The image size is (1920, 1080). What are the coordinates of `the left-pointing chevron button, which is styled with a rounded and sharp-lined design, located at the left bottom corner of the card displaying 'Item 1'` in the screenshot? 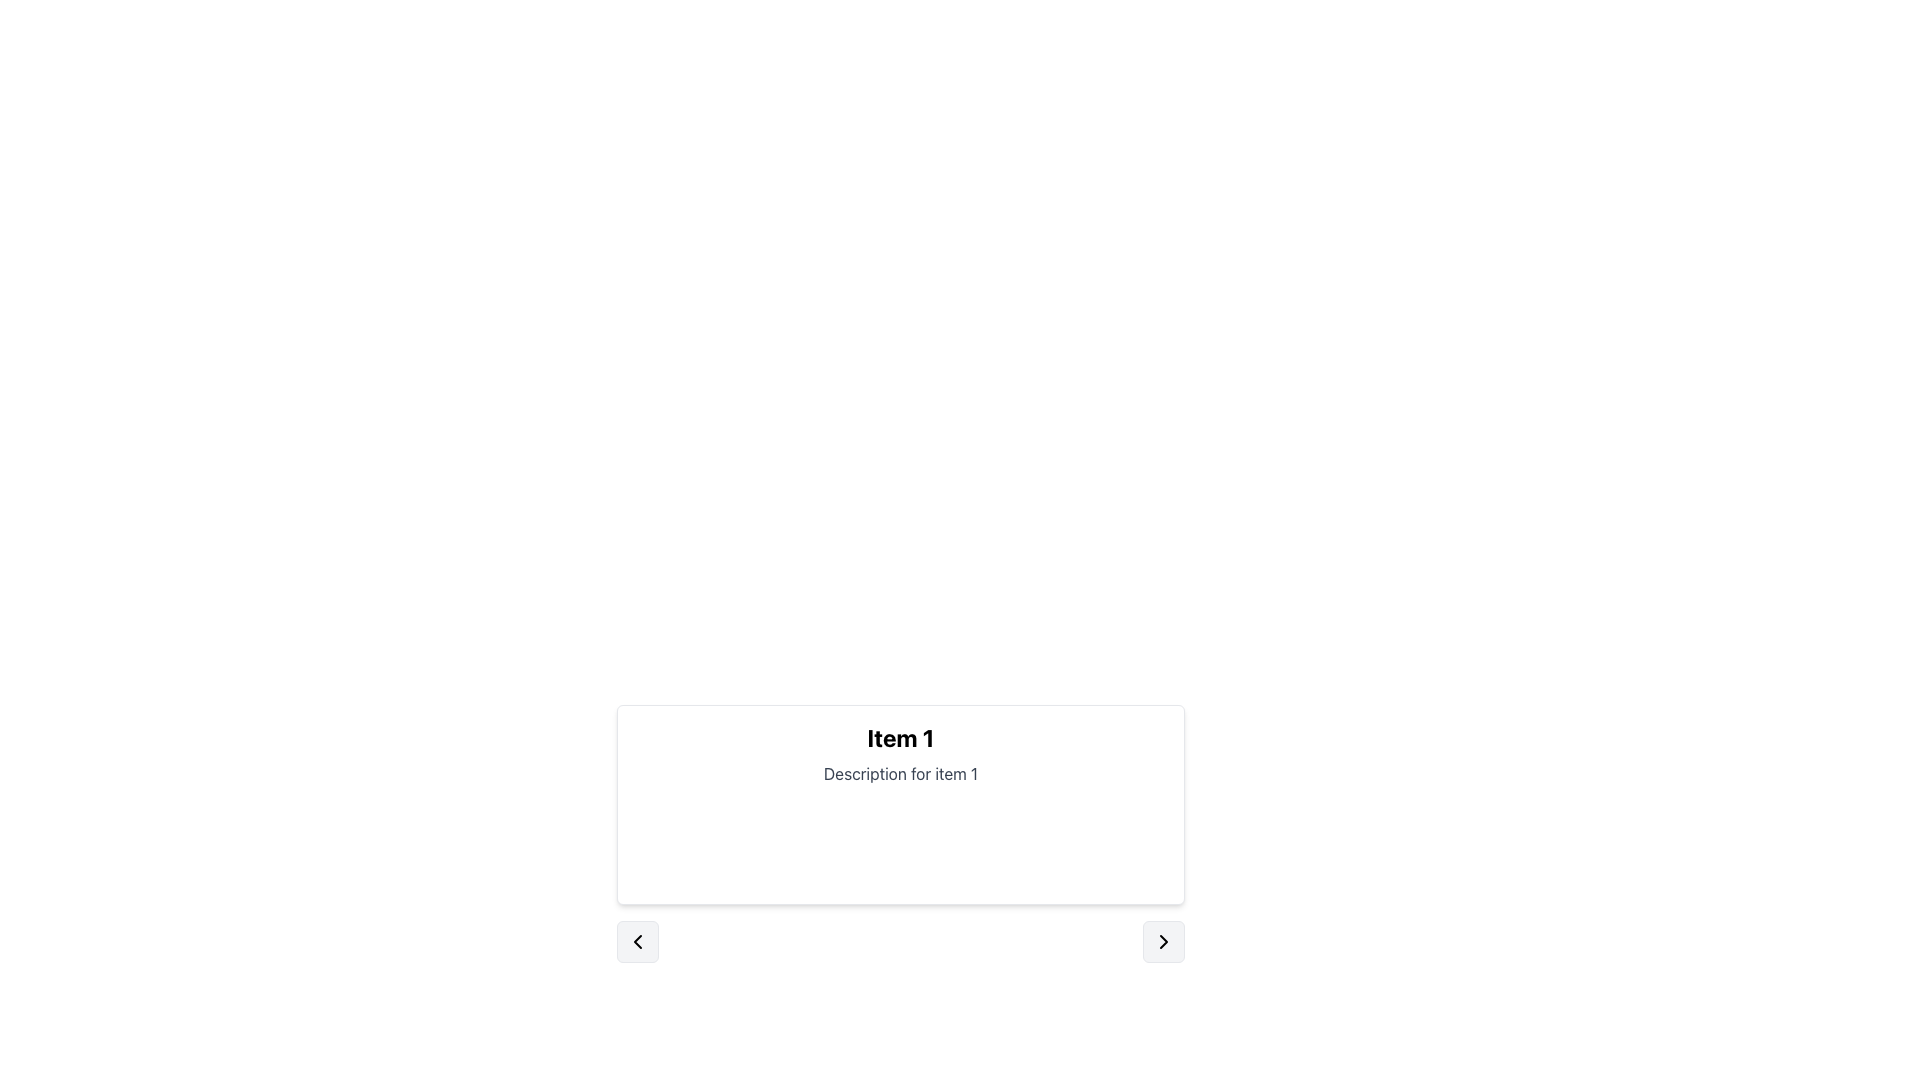 It's located at (637, 941).